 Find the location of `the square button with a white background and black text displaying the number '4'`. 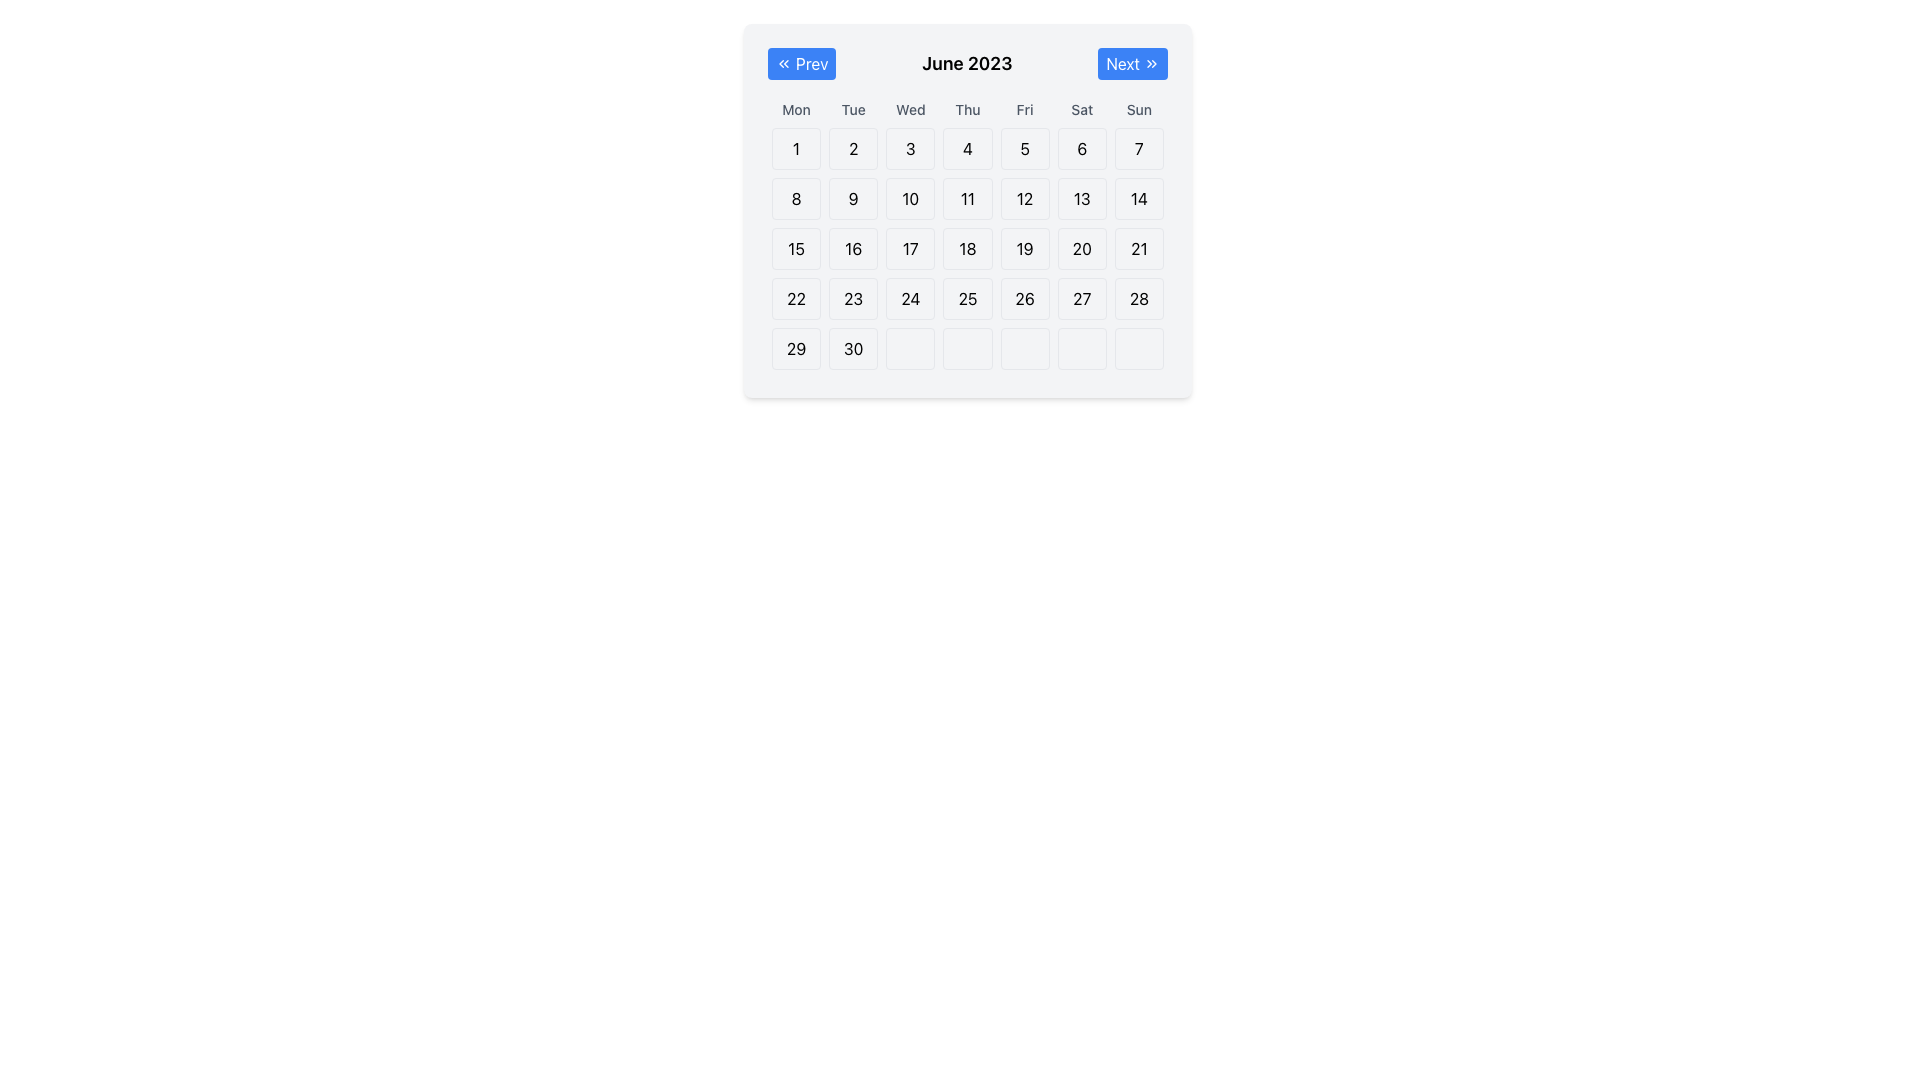

the square button with a white background and black text displaying the number '4' is located at coordinates (968, 148).